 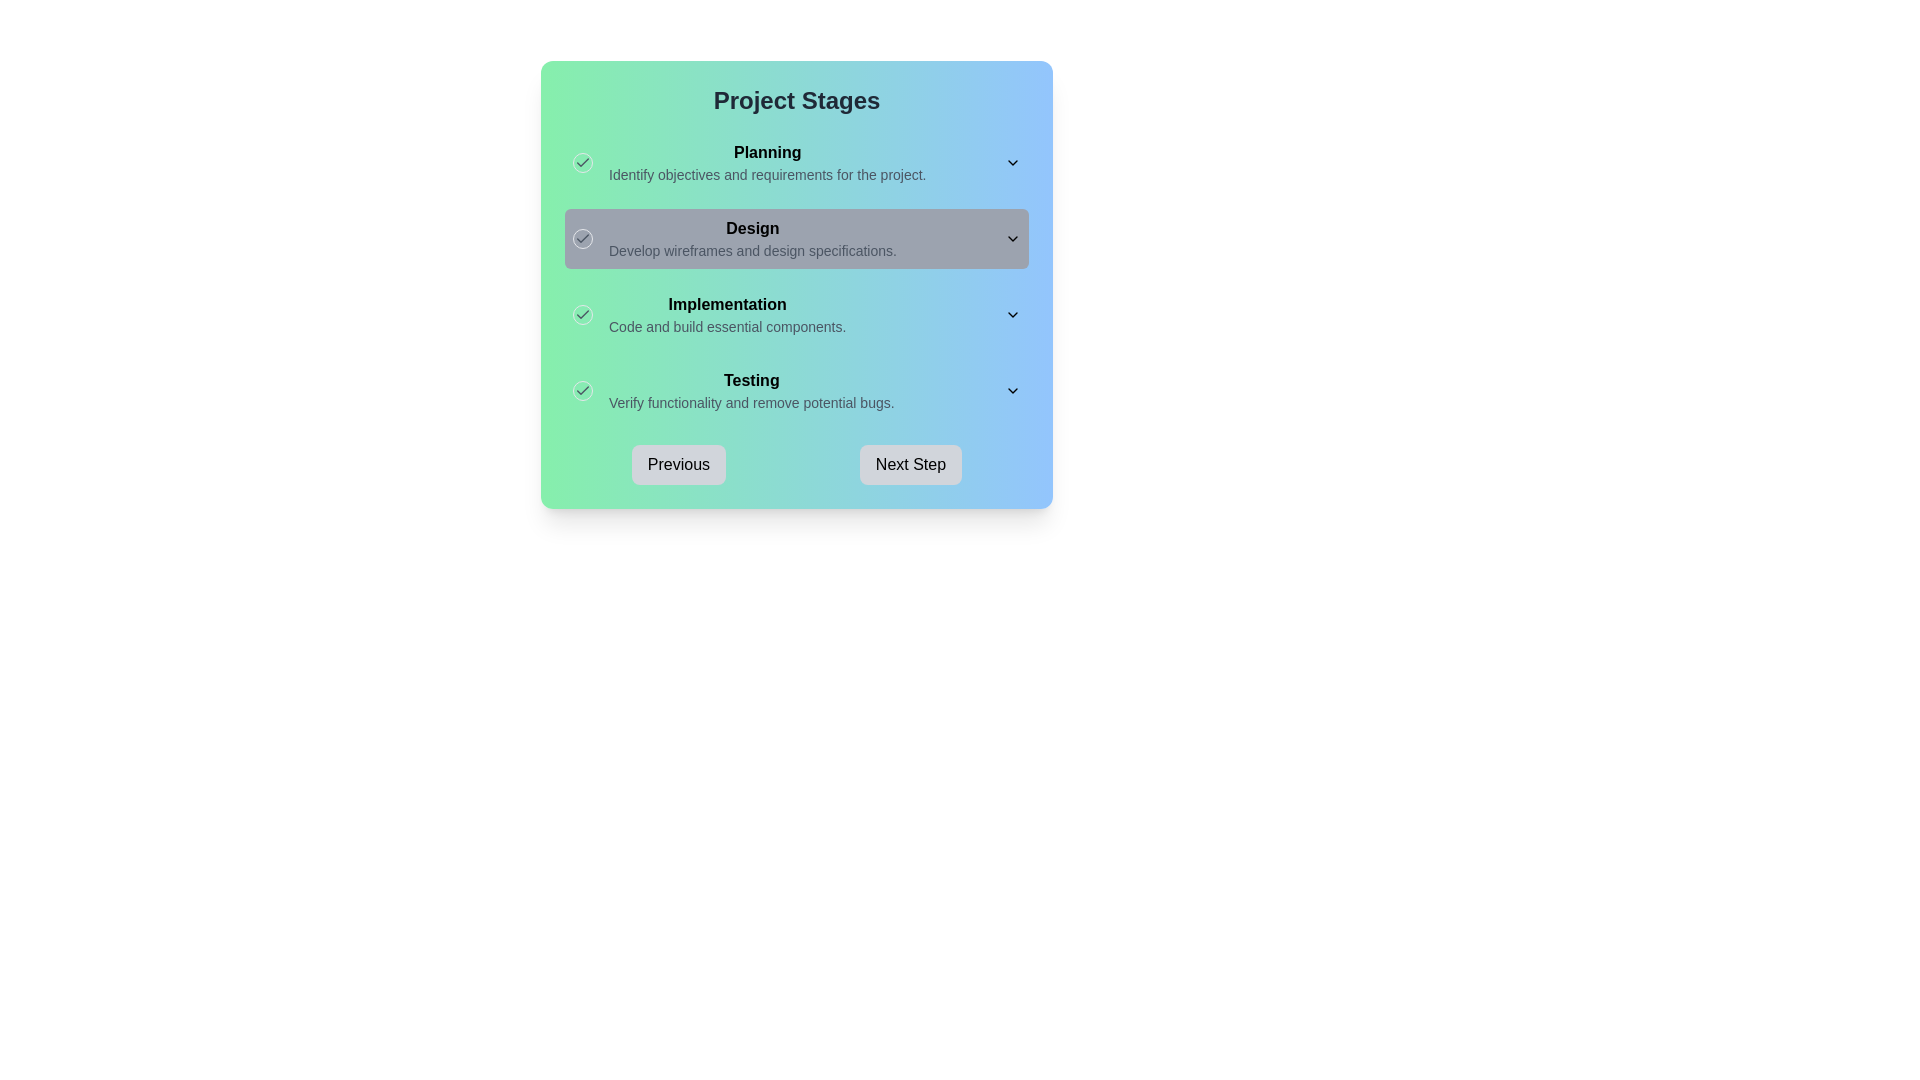 I want to click on the 'Previous' button, which is a rounded rectangular button with a light gray background and bold black text, so click(x=678, y=465).